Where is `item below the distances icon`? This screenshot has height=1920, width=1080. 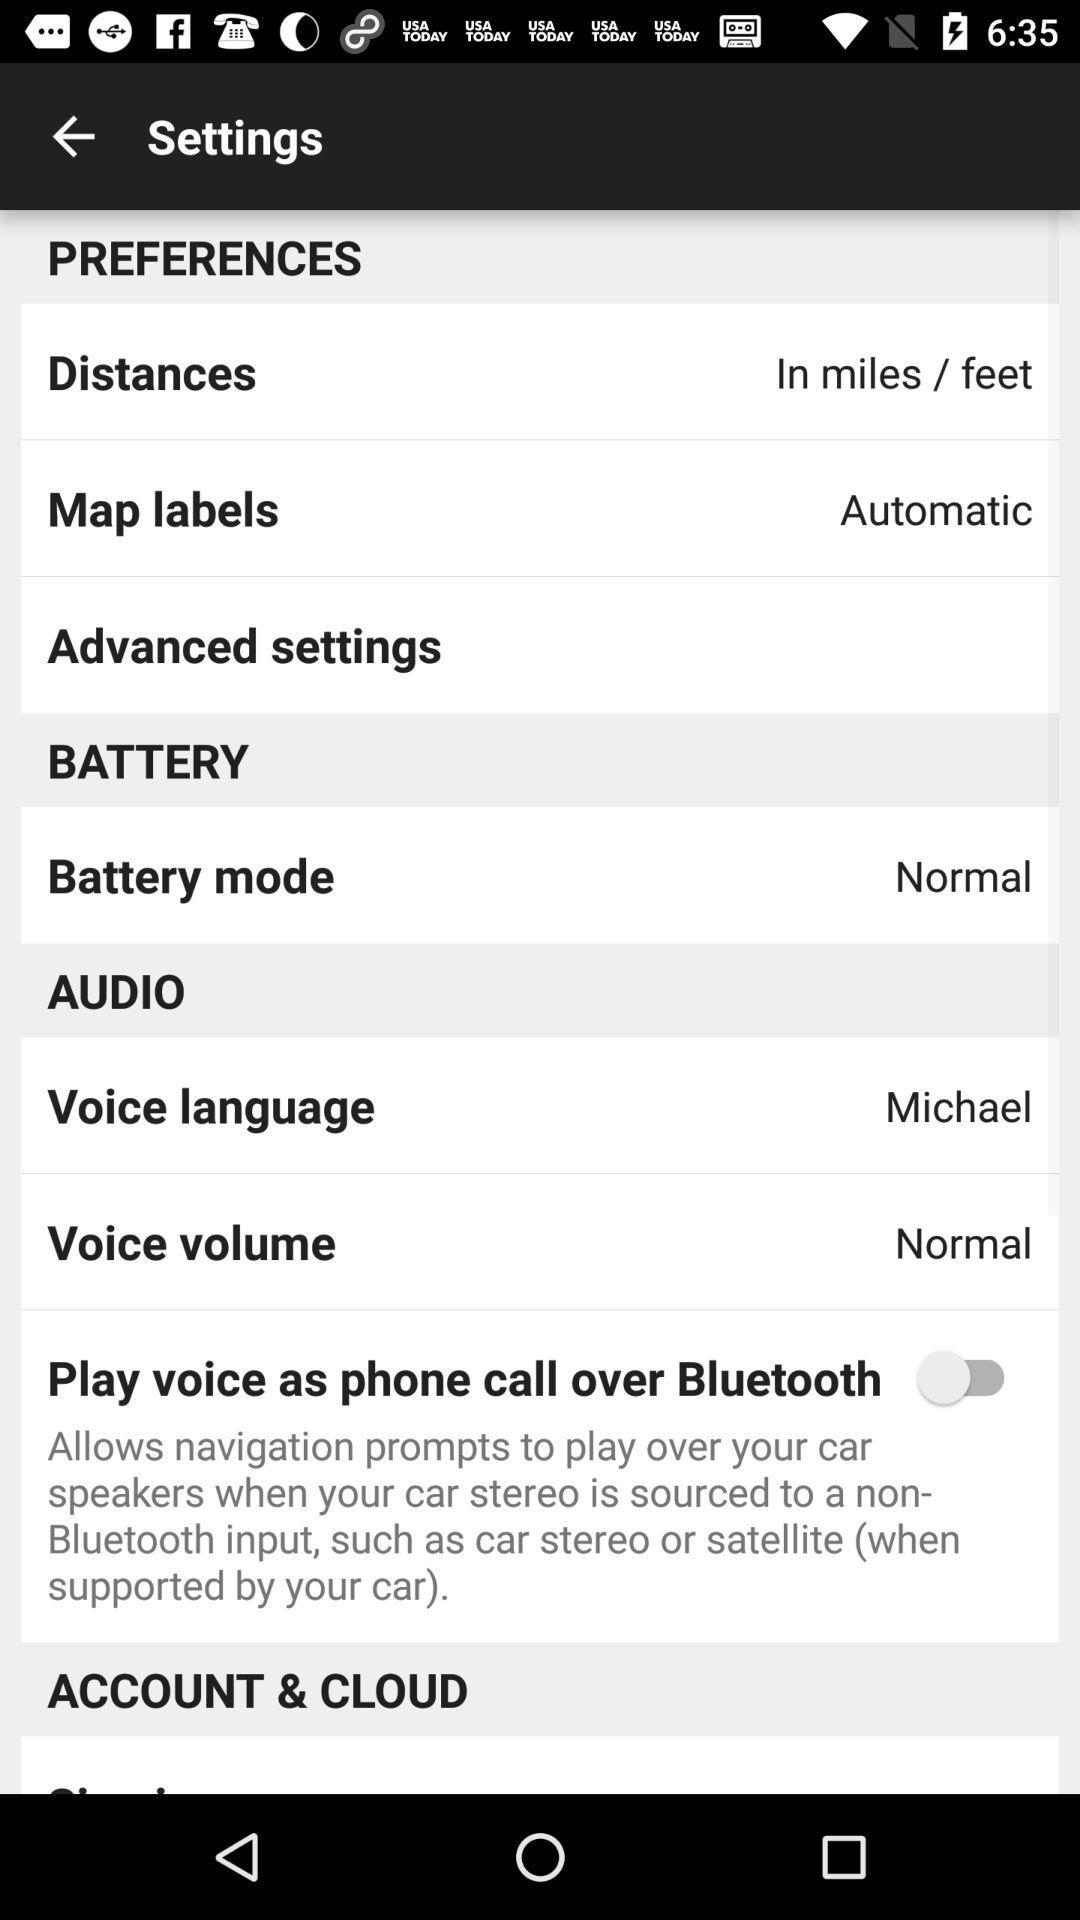
item below the distances icon is located at coordinates (162, 508).